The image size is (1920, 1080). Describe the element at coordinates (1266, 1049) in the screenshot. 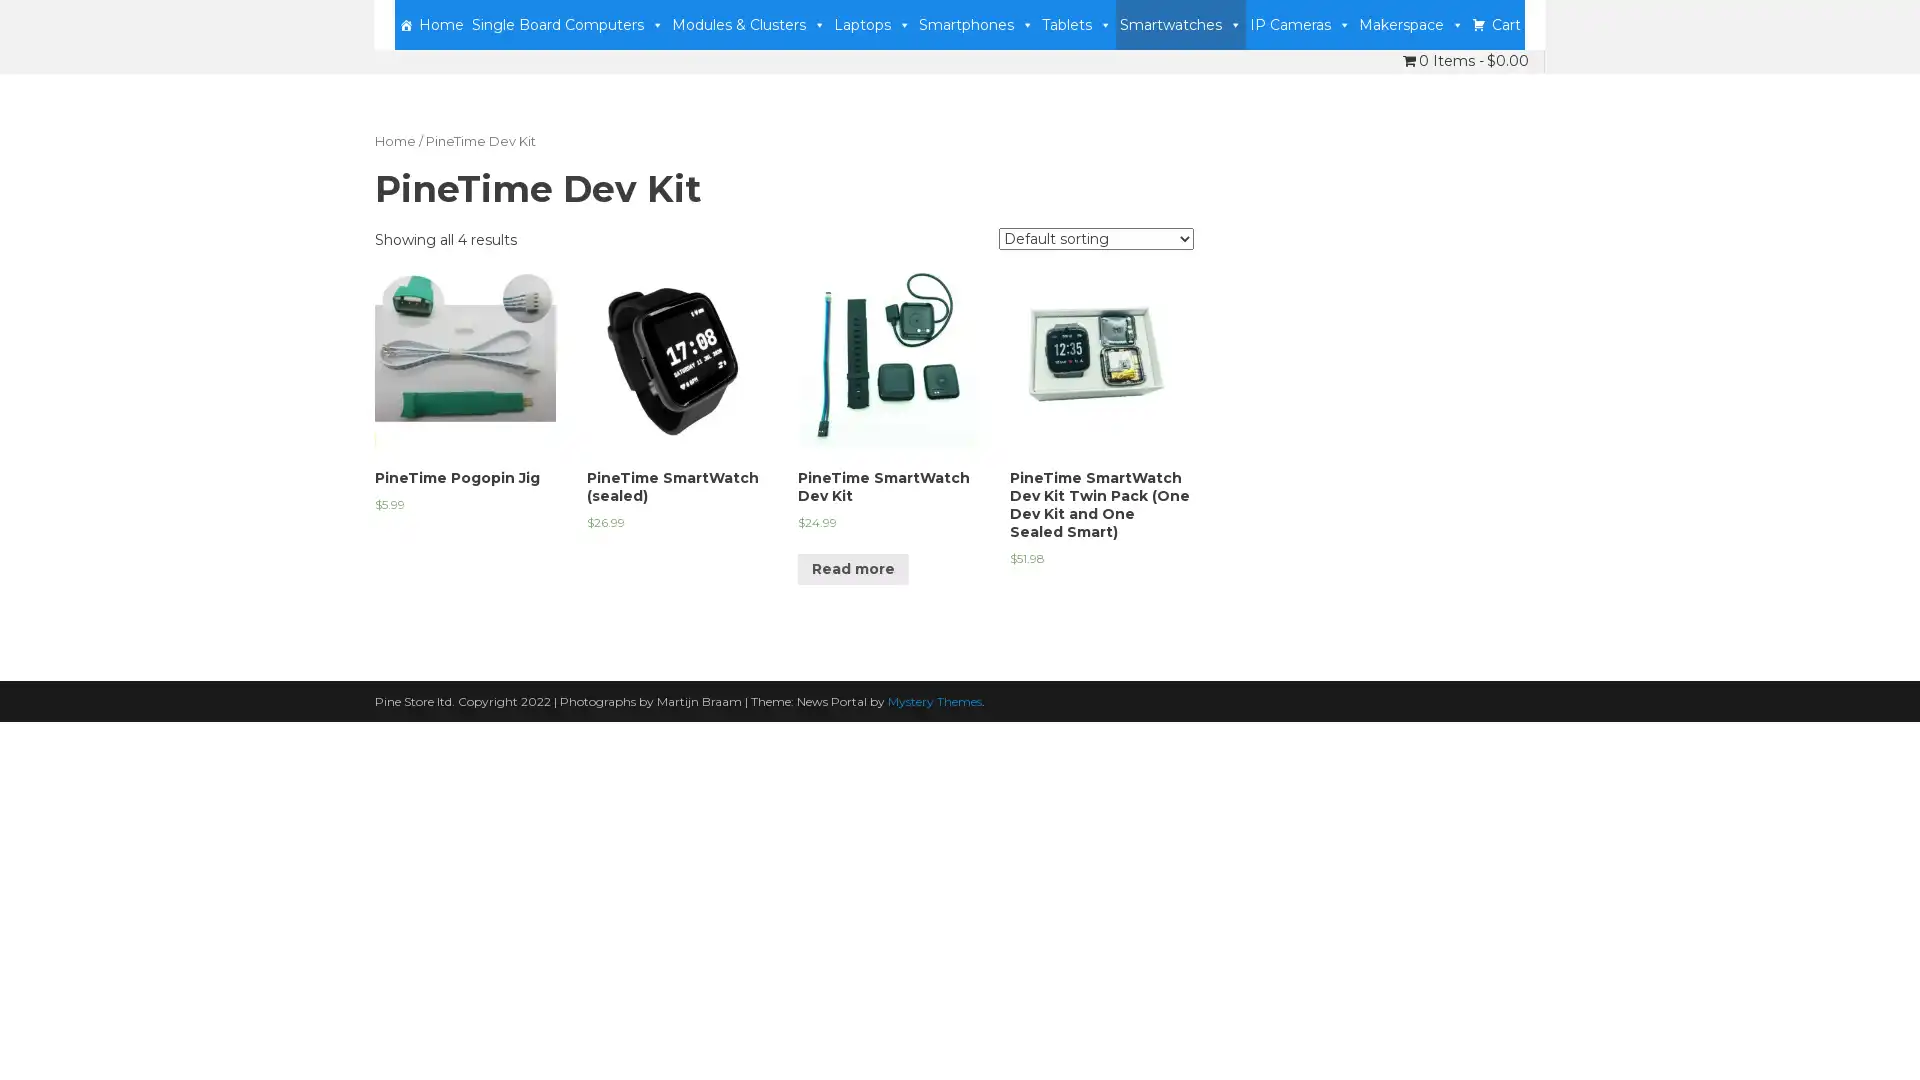

I see `Accept` at that location.